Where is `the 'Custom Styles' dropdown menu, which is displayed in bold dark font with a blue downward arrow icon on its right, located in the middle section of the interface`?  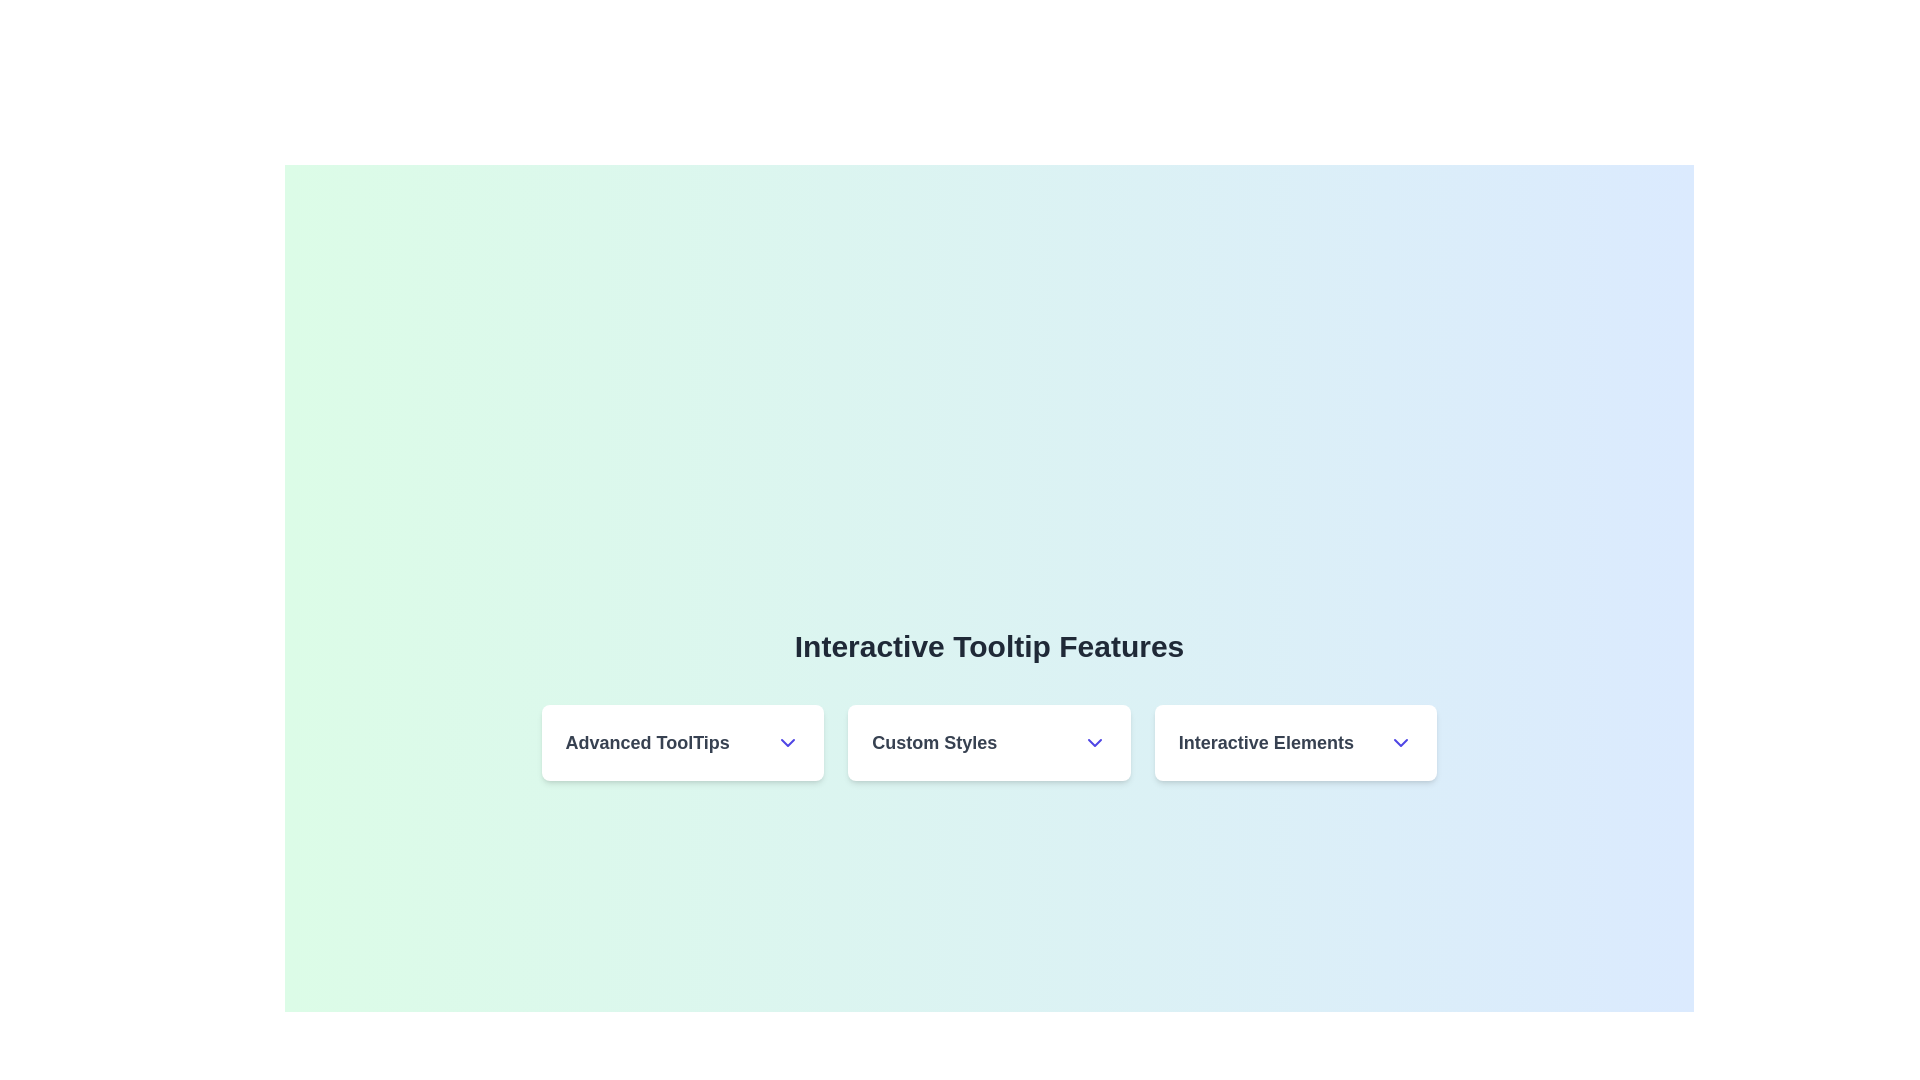
the 'Custom Styles' dropdown menu, which is displayed in bold dark font with a blue downward arrow icon on its right, located in the middle section of the interface is located at coordinates (989, 743).